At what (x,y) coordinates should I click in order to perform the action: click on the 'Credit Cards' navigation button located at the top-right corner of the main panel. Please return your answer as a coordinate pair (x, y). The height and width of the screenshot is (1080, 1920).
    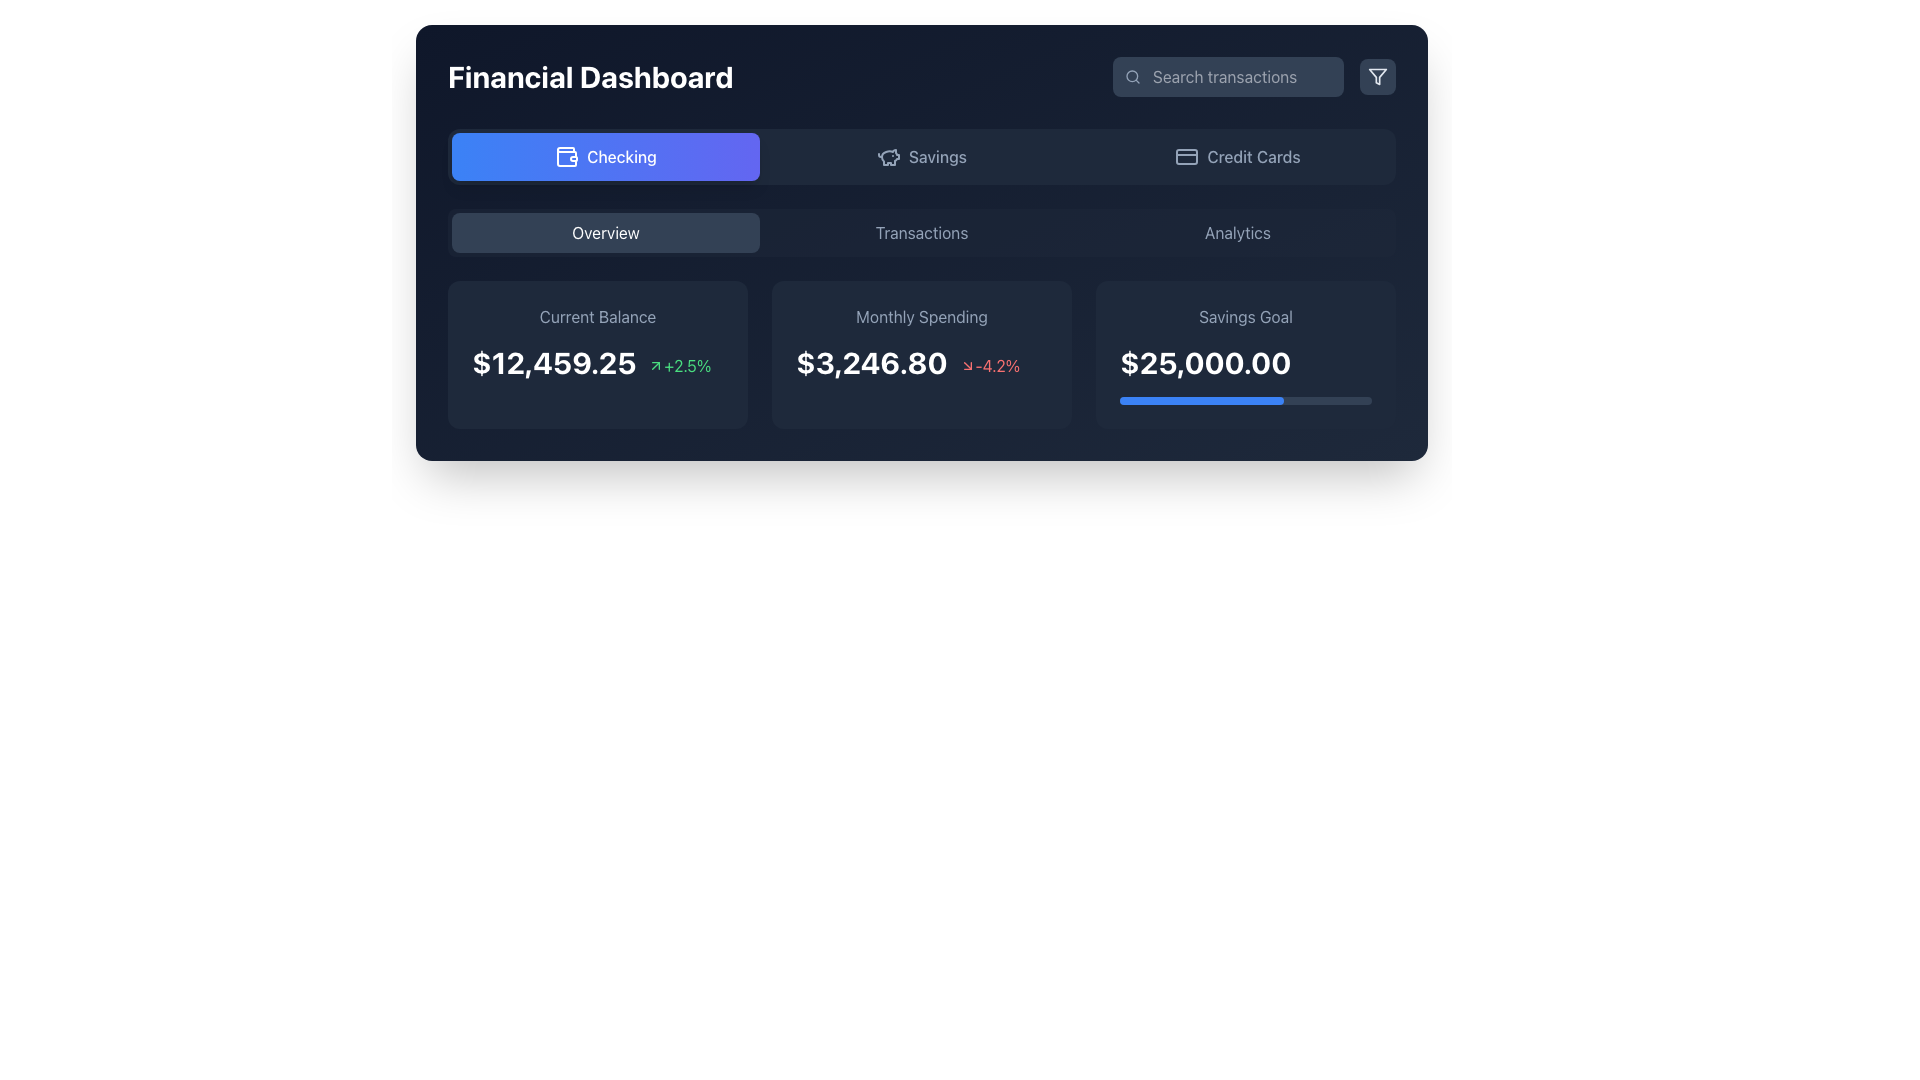
    Looking at the image, I should click on (1237, 156).